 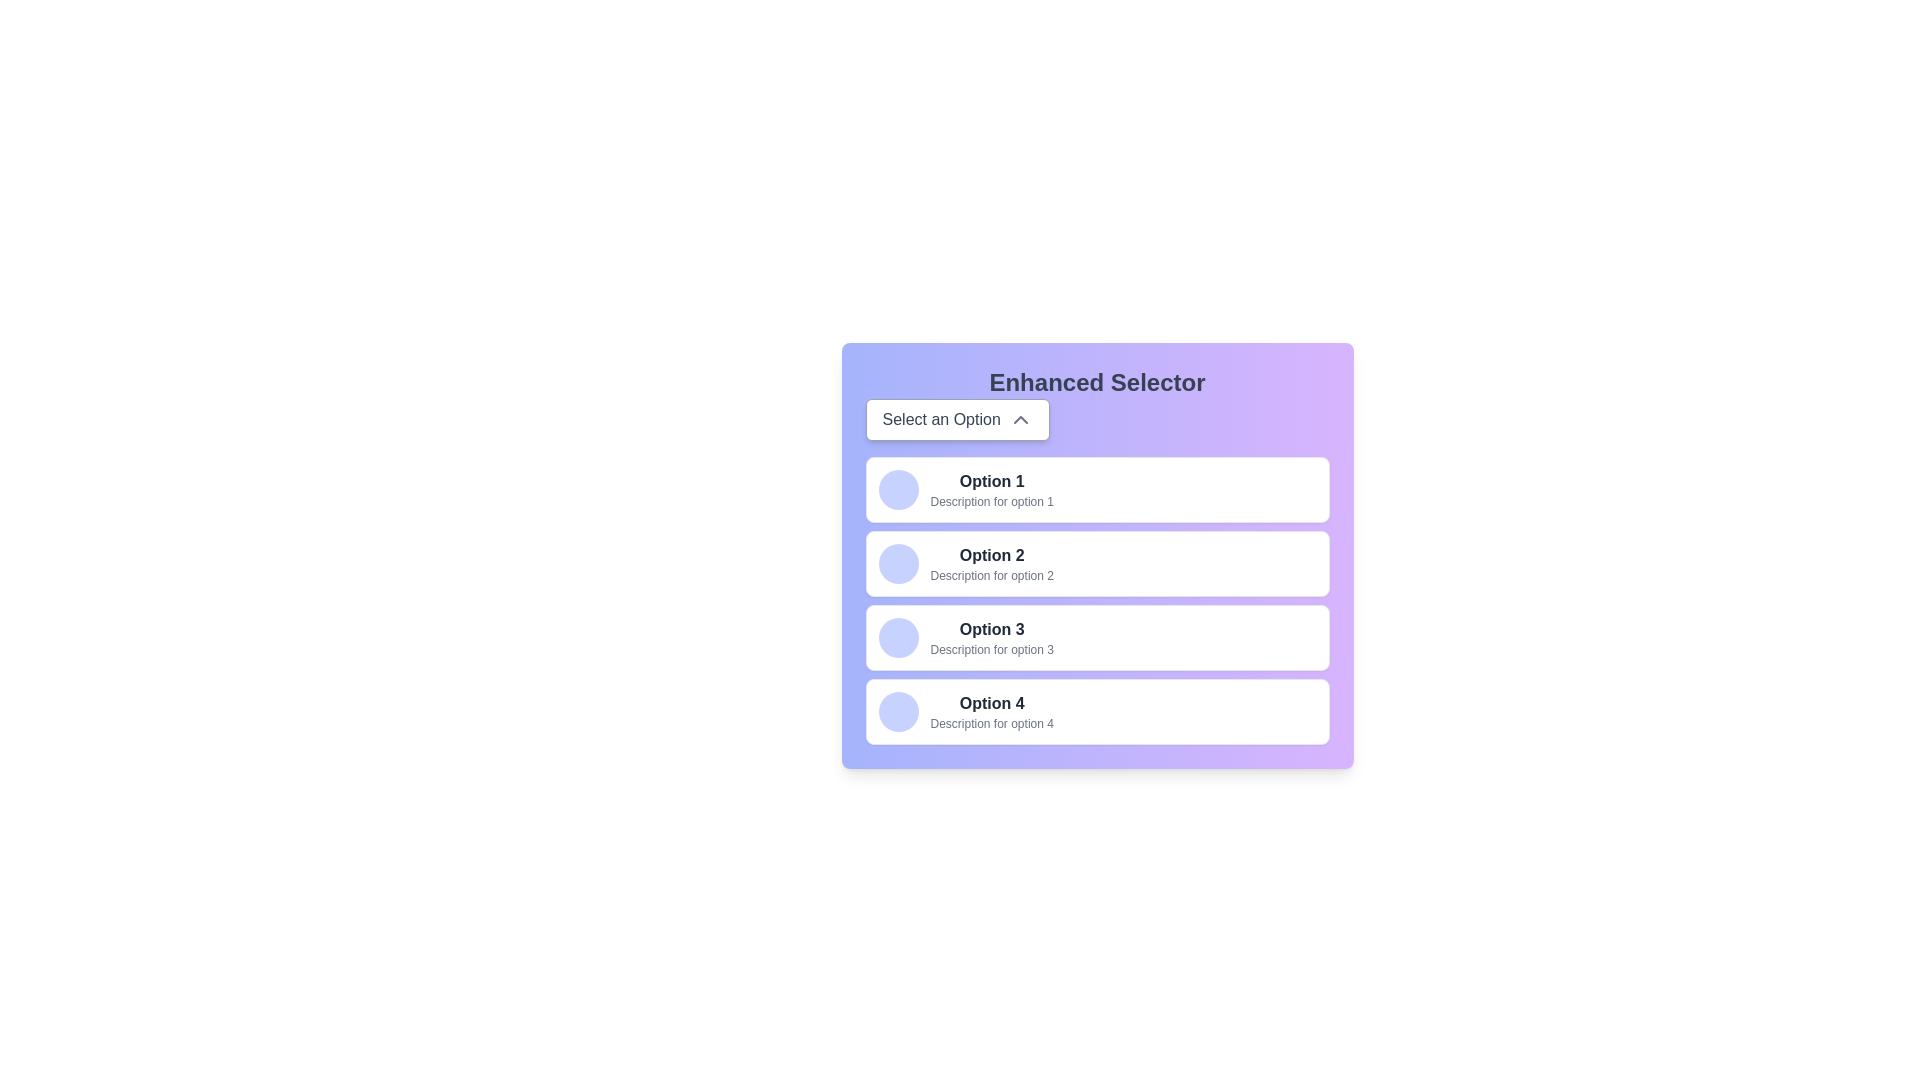 I want to click on the third selectable card labeled 'Option 3' within the 'Enhanced Selector' list, so click(x=1096, y=637).